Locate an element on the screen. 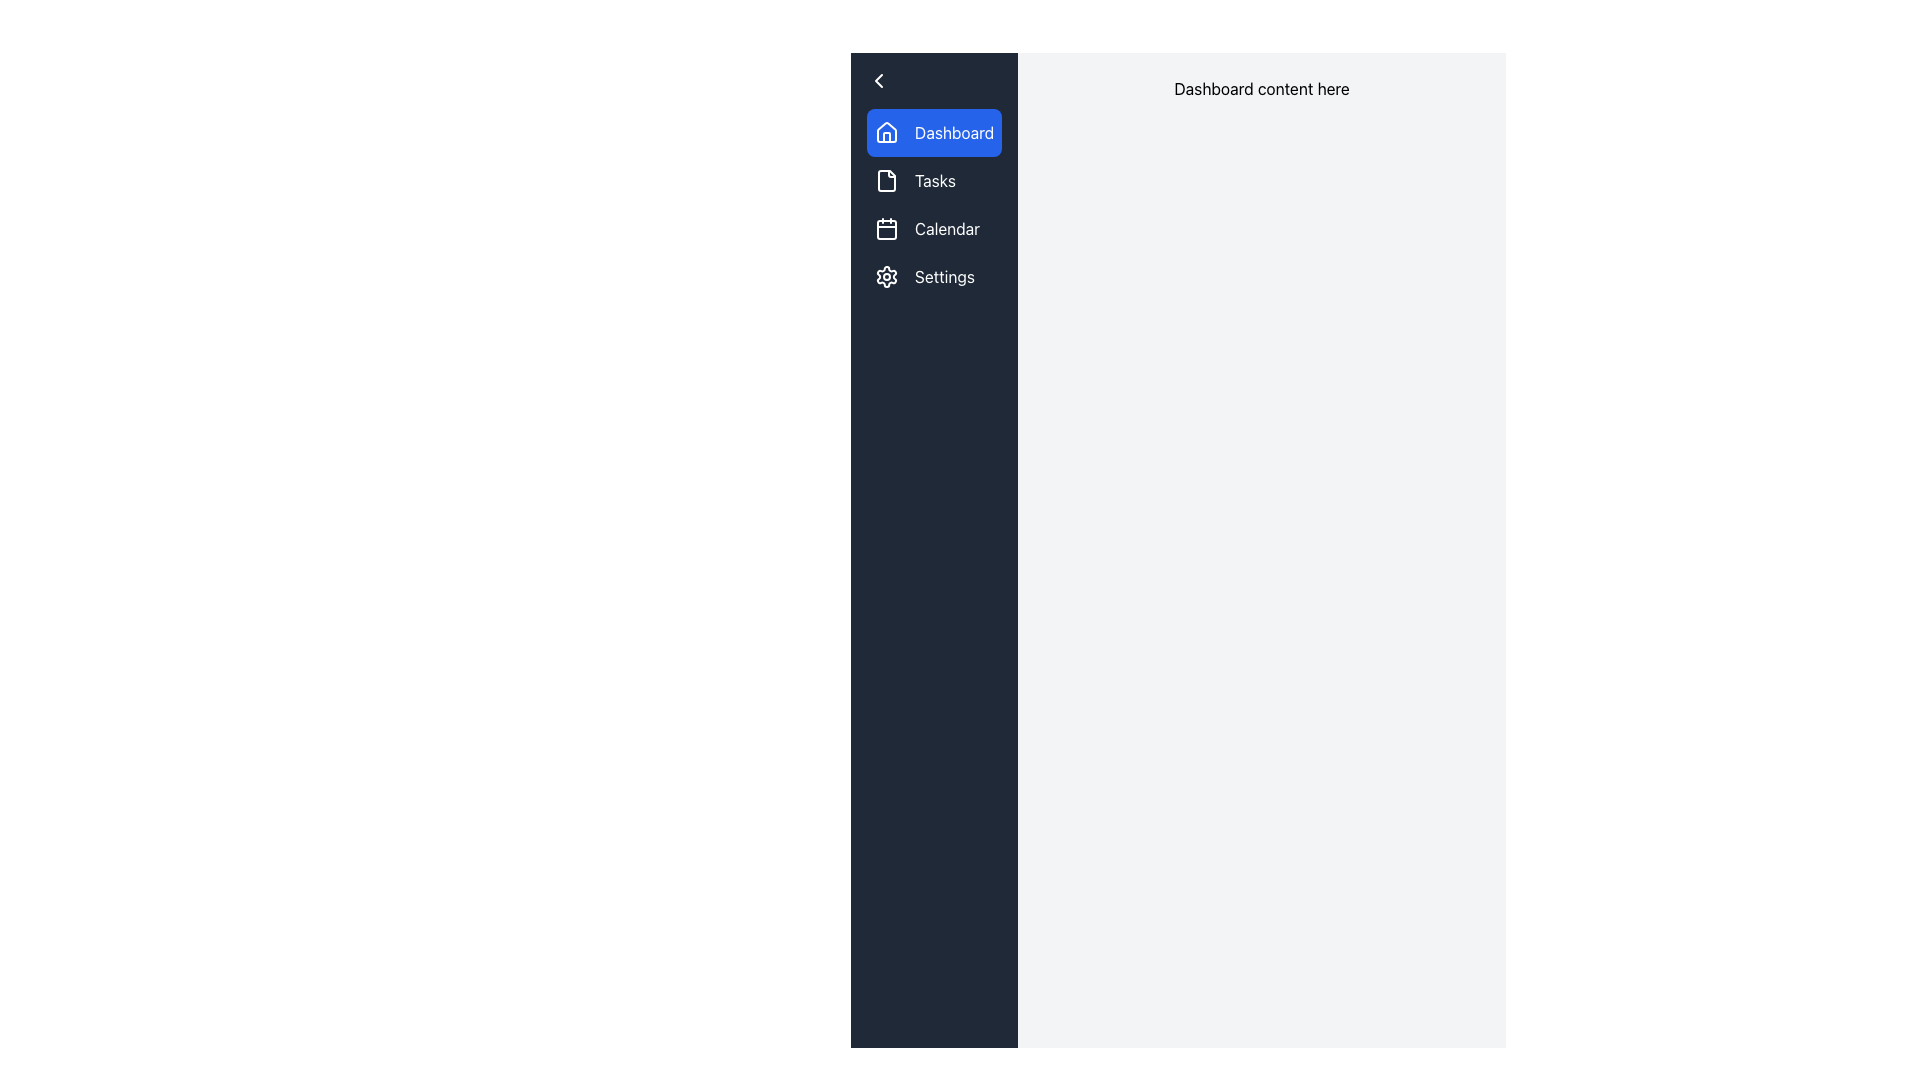 Image resolution: width=1920 pixels, height=1080 pixels. the Calendar menu item in the left sidebar is located at coordinates (886, 227).